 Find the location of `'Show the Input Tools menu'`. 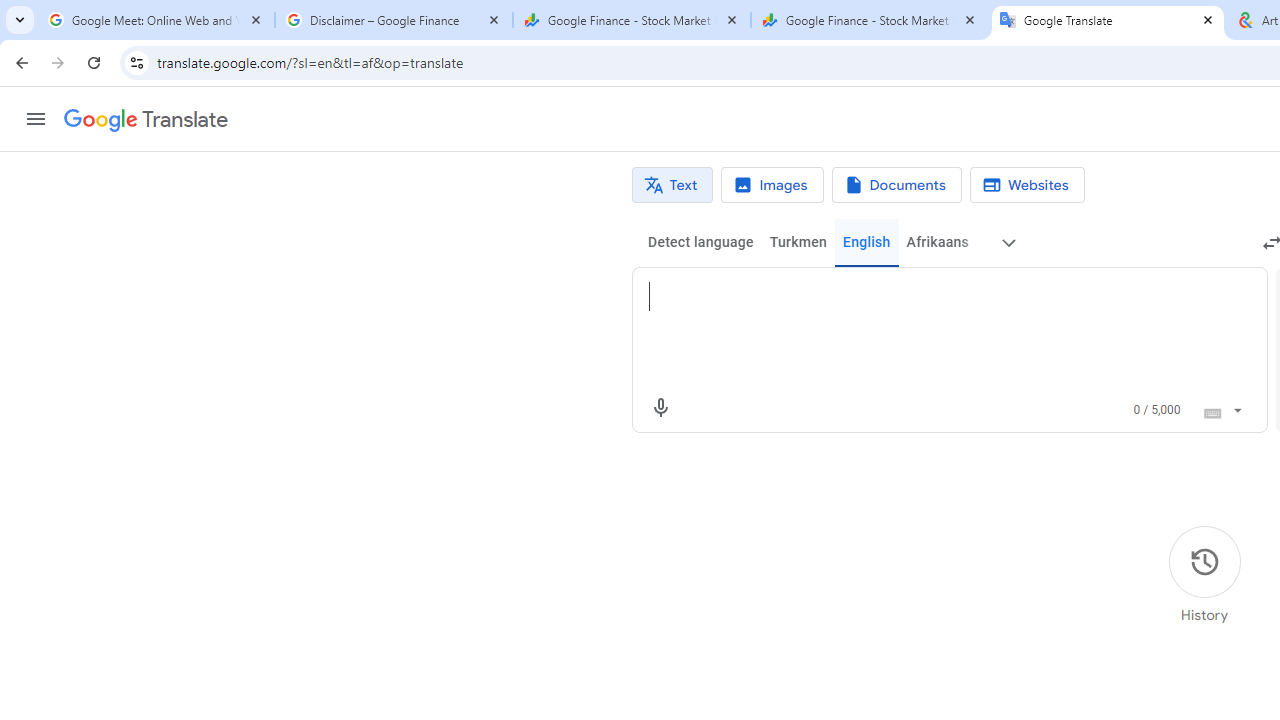

'Show the Input Tools menu' is located at coordinates (1236, 406).